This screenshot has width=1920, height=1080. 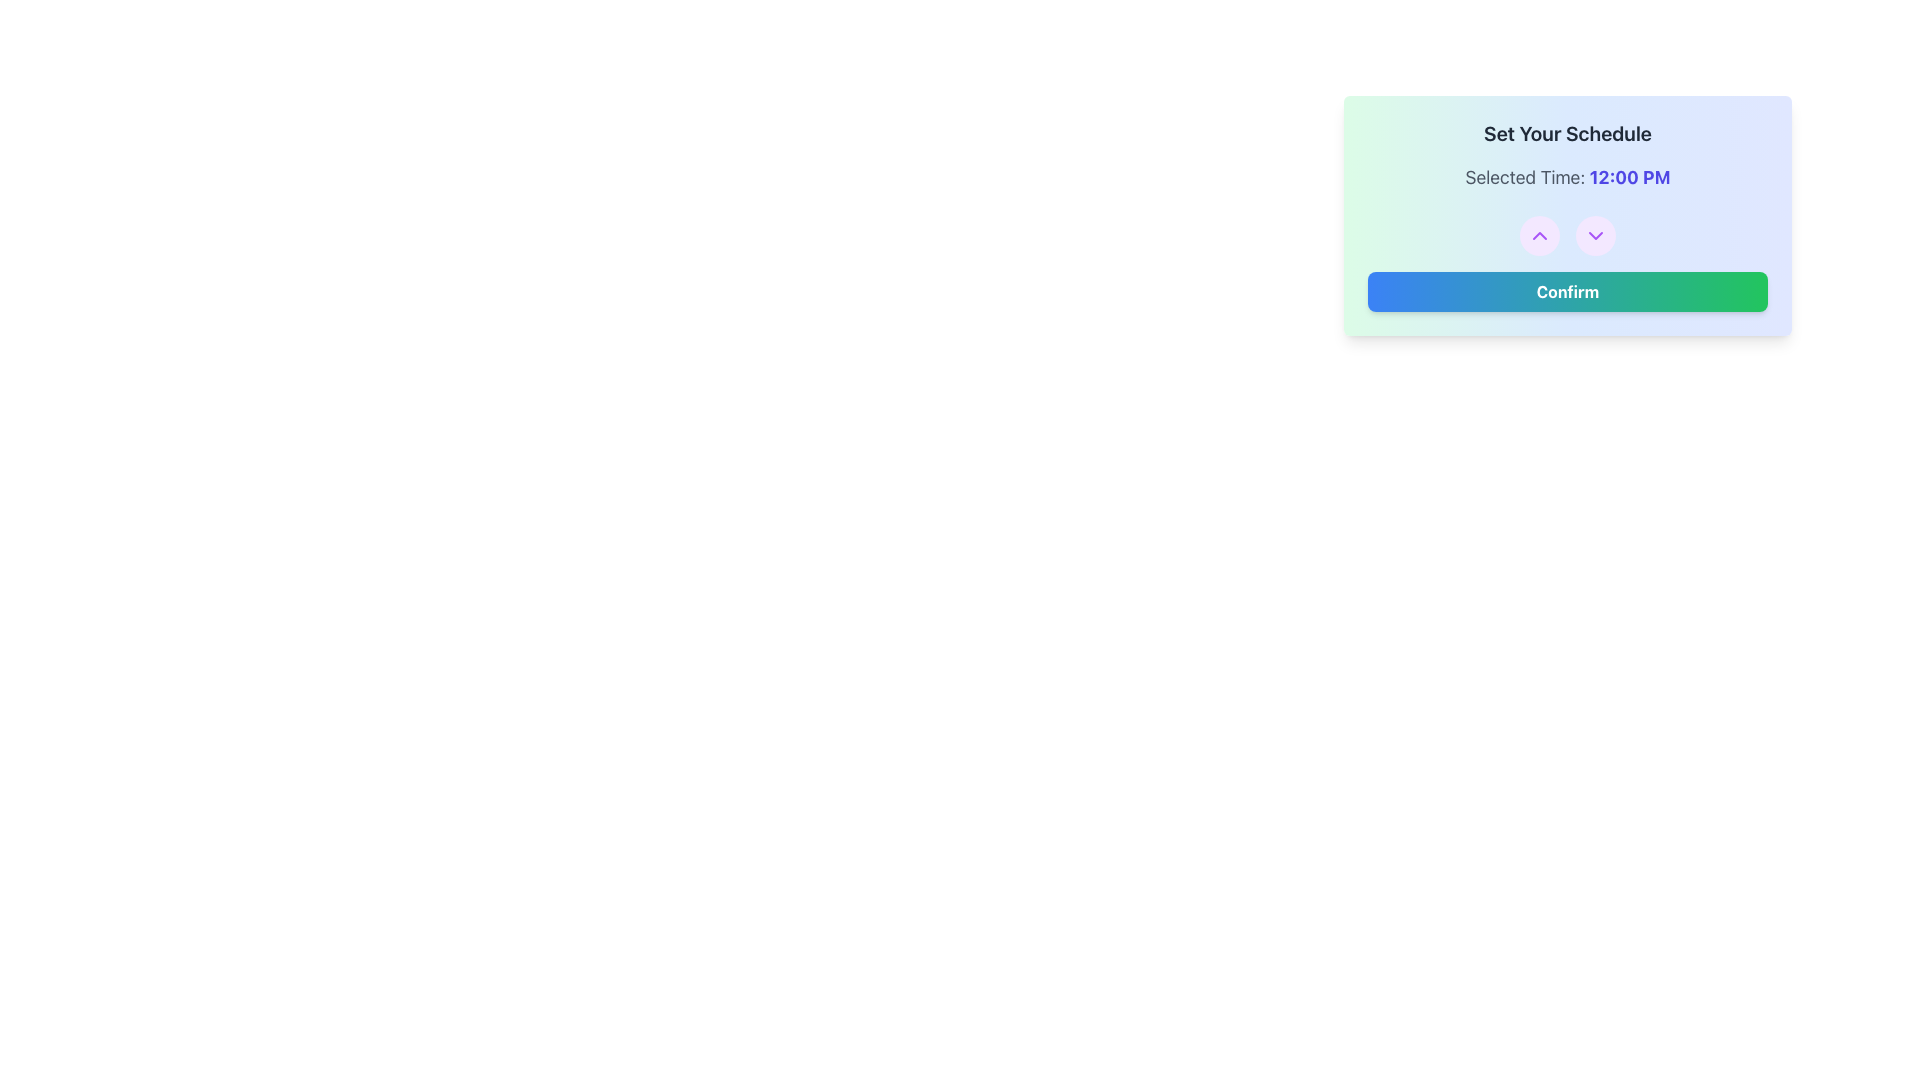 What do you see at coordinates (1630, 176) in the screenshot?
I see `the static text displaying '12:00 PM', which is styled in bold indigo color and located to the right of the 'Selected Time:' label` at bounding box center [1630, 176].